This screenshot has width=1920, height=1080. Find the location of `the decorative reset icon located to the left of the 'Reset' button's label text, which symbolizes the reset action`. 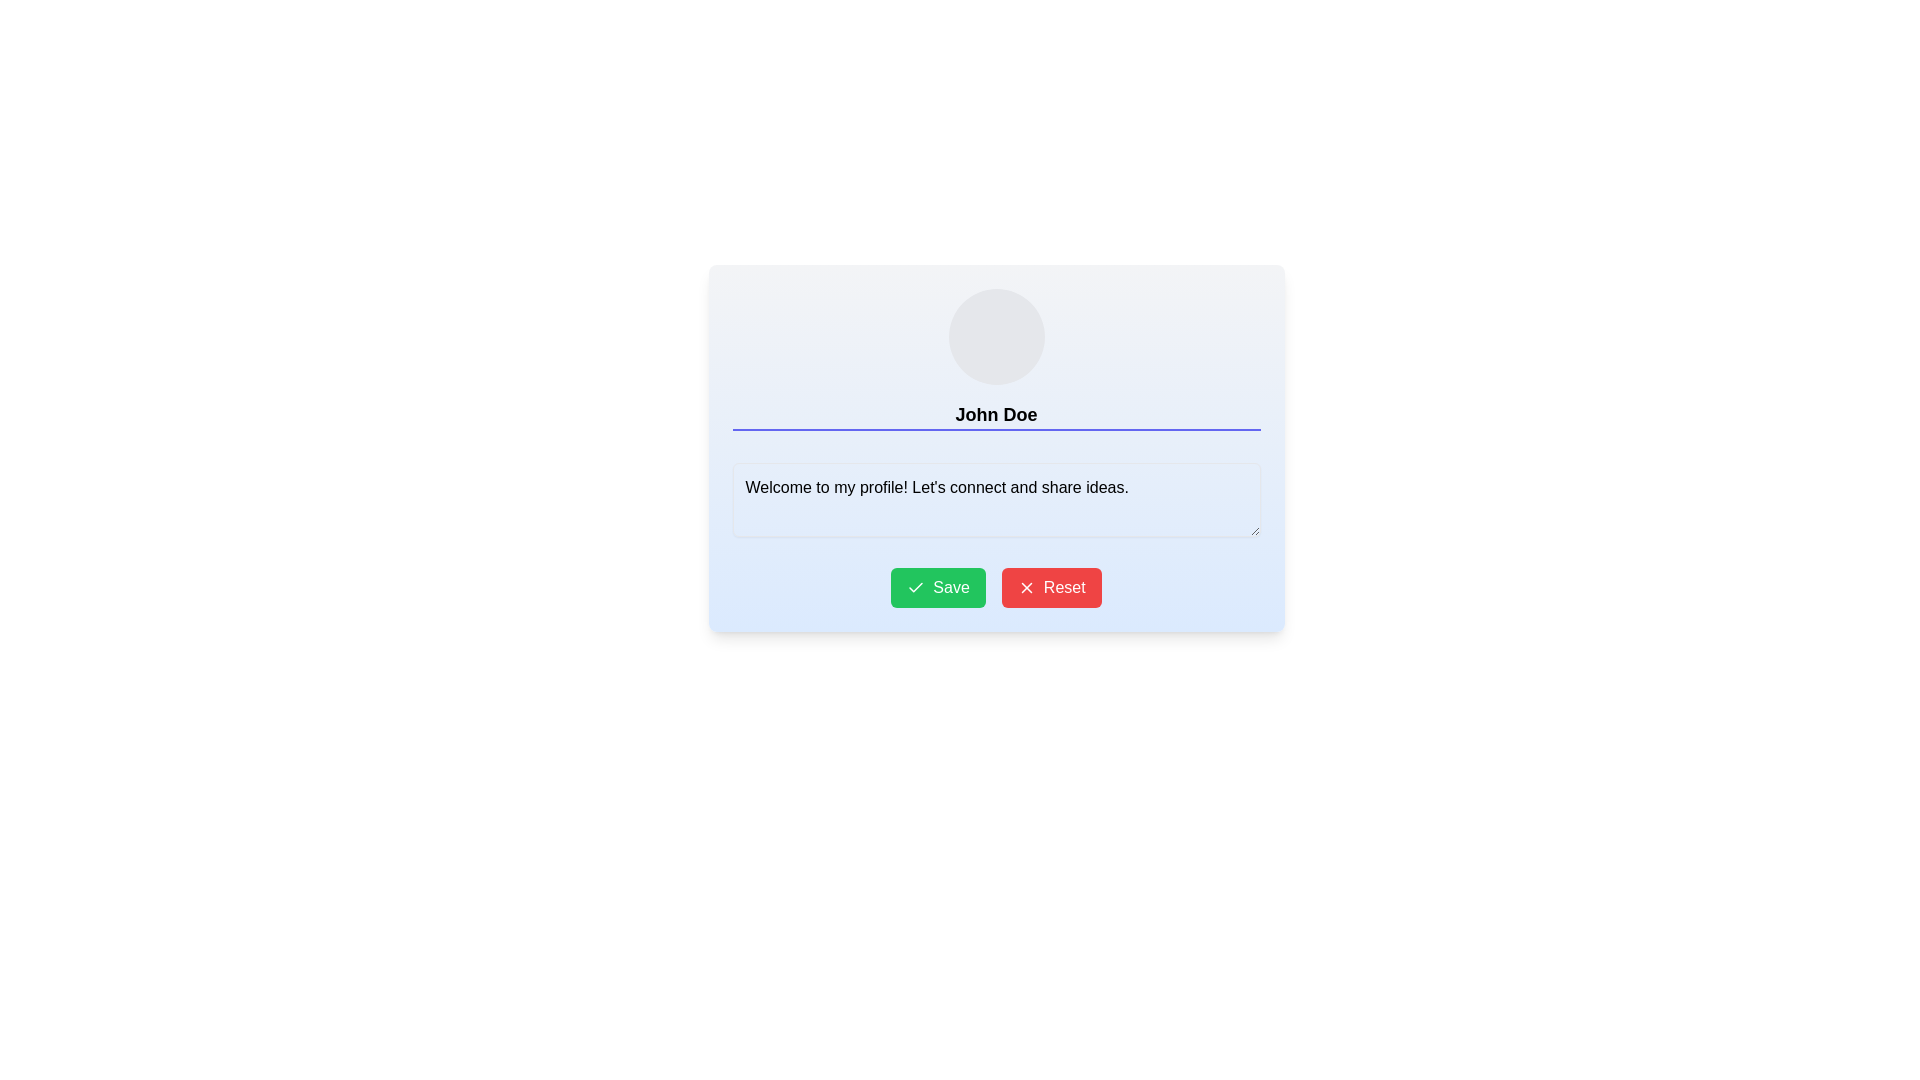

the decorative reset icon located to the left of the 'Reset' button's label text, which symbolizes the reset action is located at coordinates (1026, 586).